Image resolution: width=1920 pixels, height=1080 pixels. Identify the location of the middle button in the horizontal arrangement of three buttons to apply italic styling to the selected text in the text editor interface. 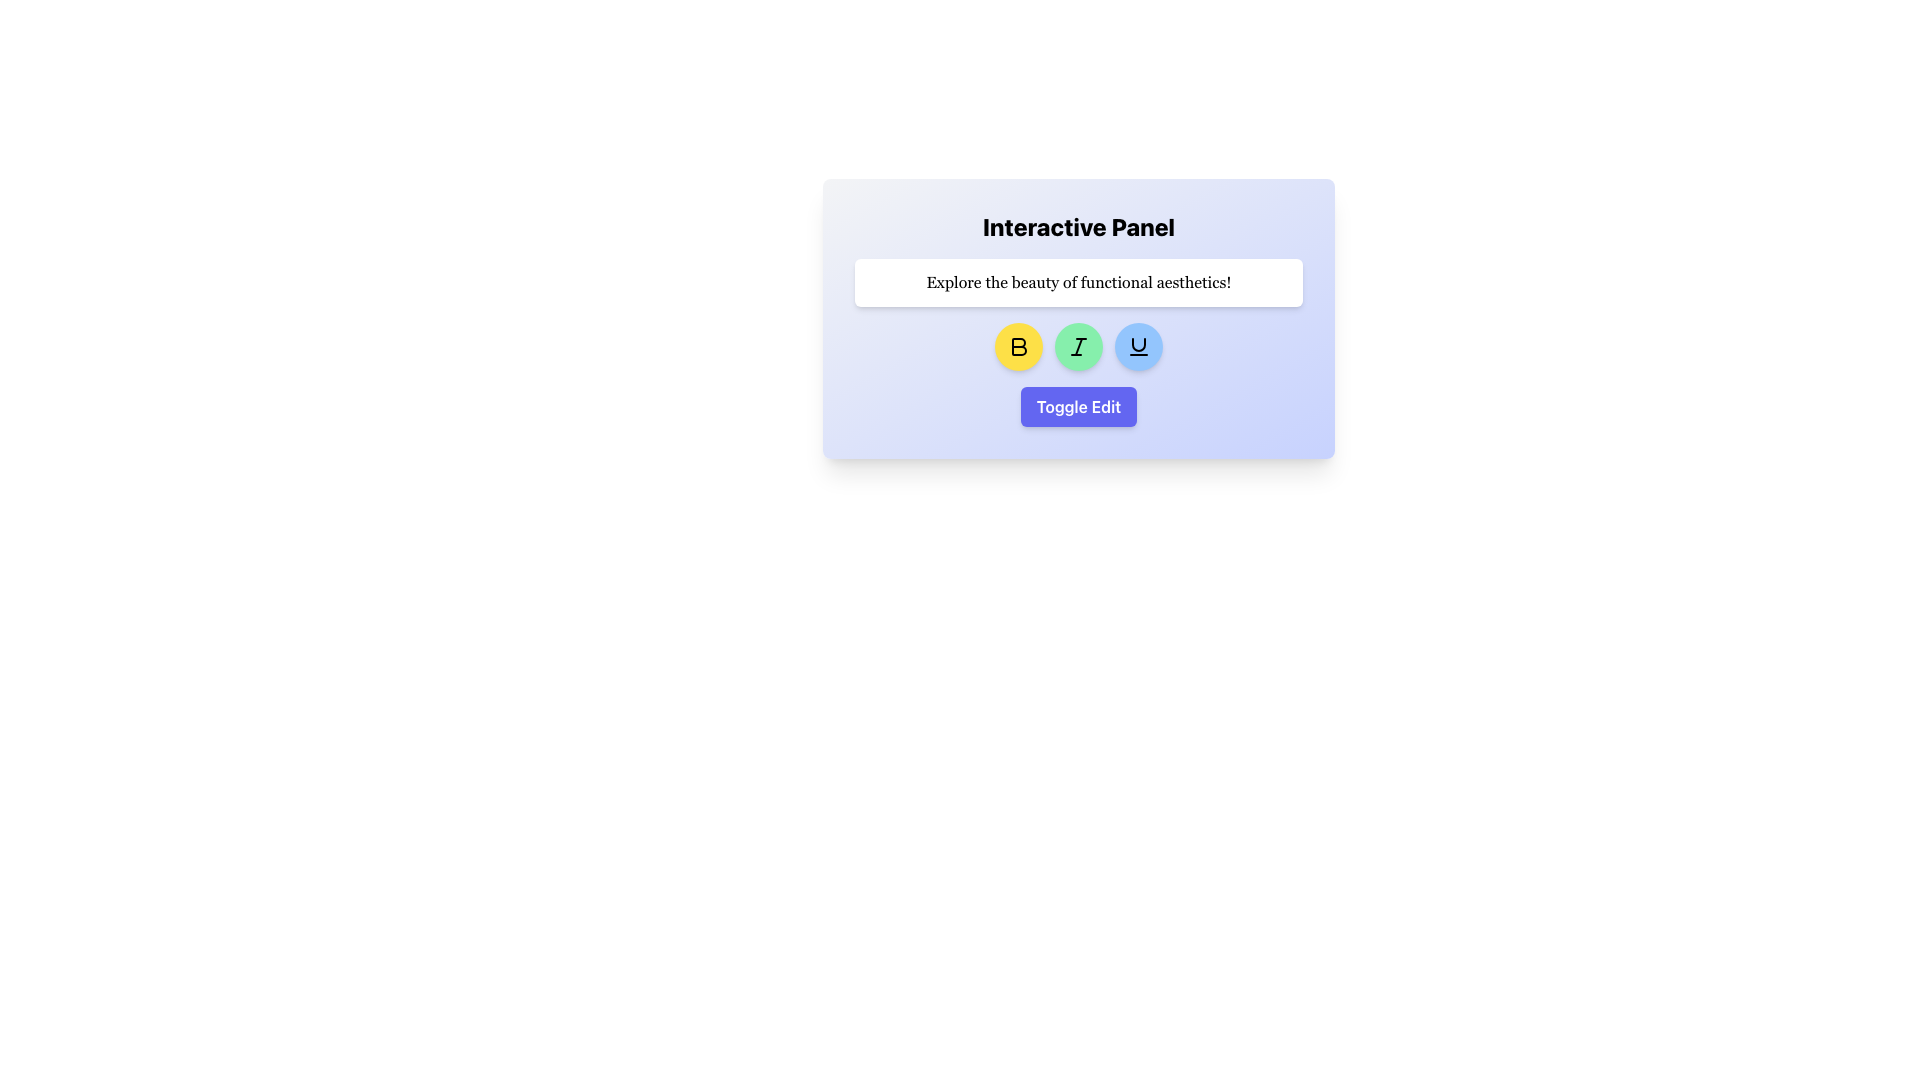
(1078, 346).